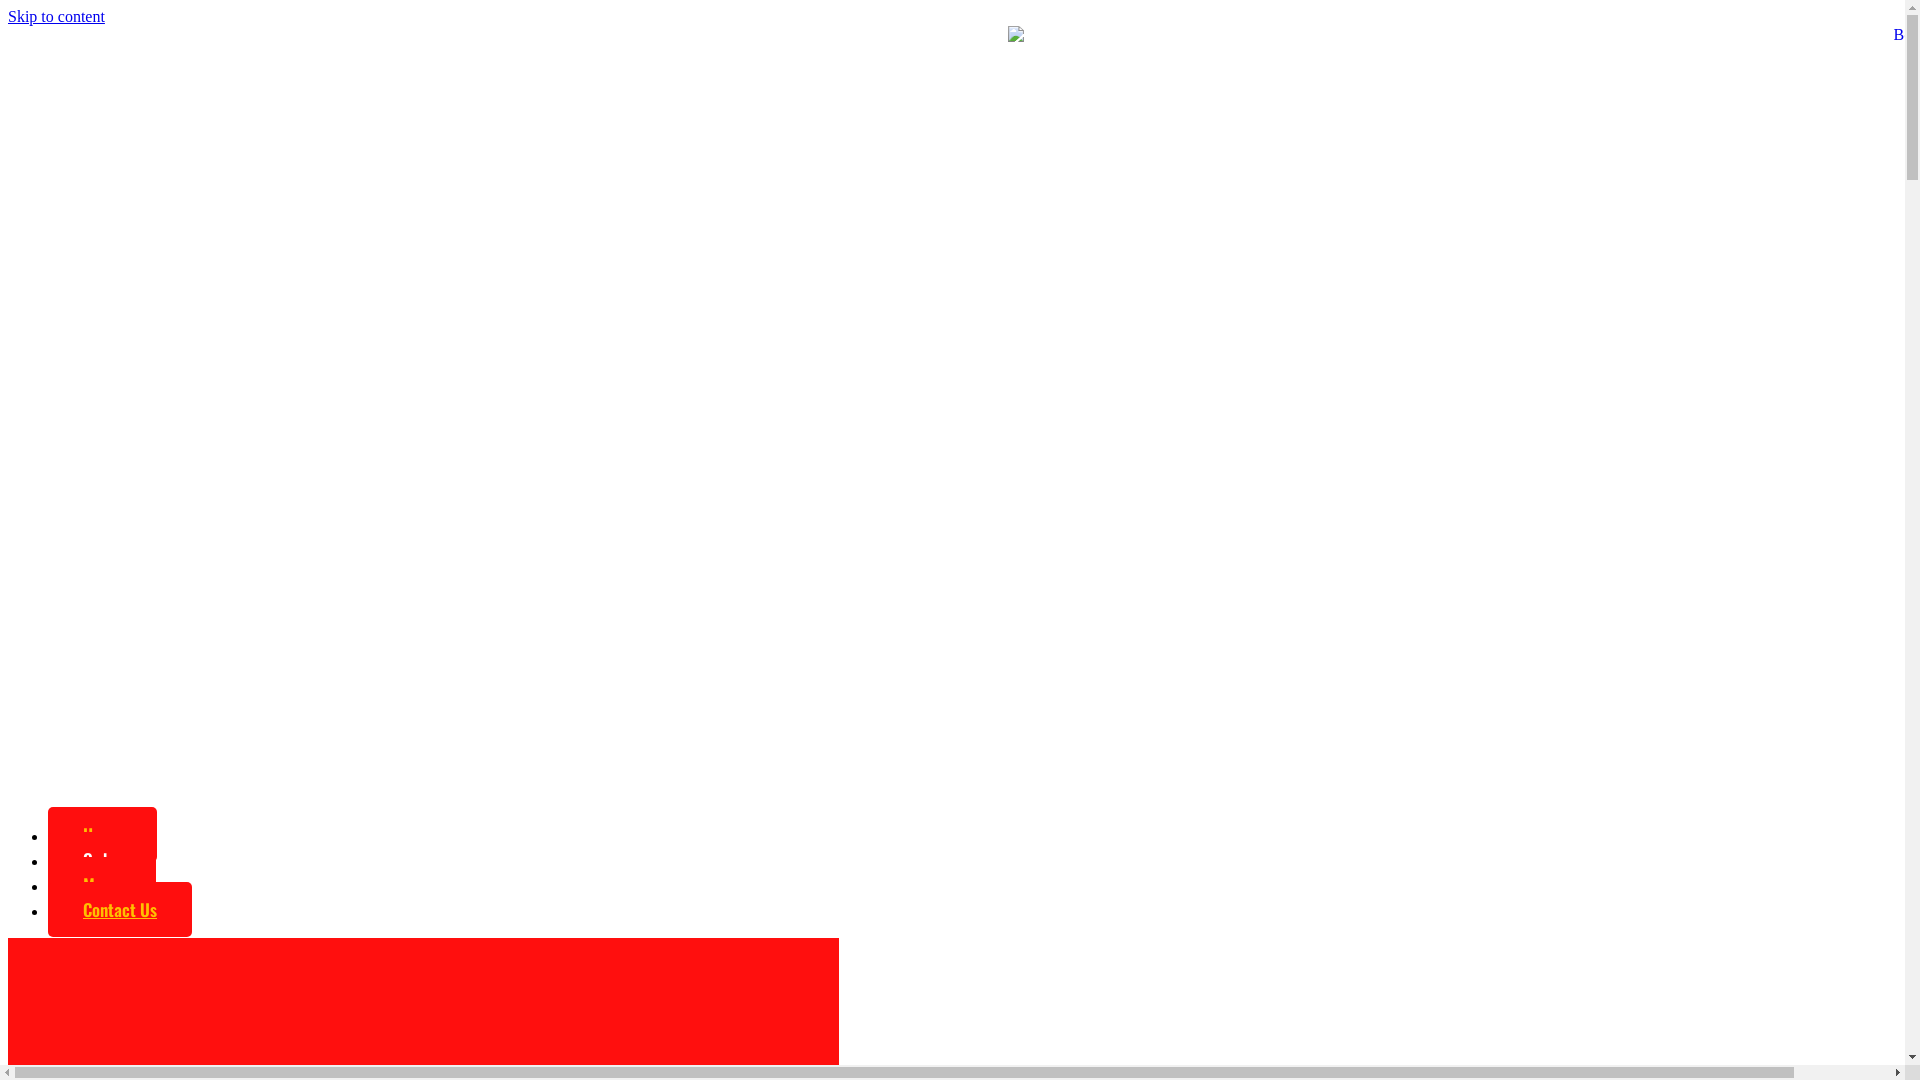 The width and height of the screenshot is (1920, 1080). Describe the element at coordinates (48, 883) in the screenshot. I see `'Menu'` at that location.